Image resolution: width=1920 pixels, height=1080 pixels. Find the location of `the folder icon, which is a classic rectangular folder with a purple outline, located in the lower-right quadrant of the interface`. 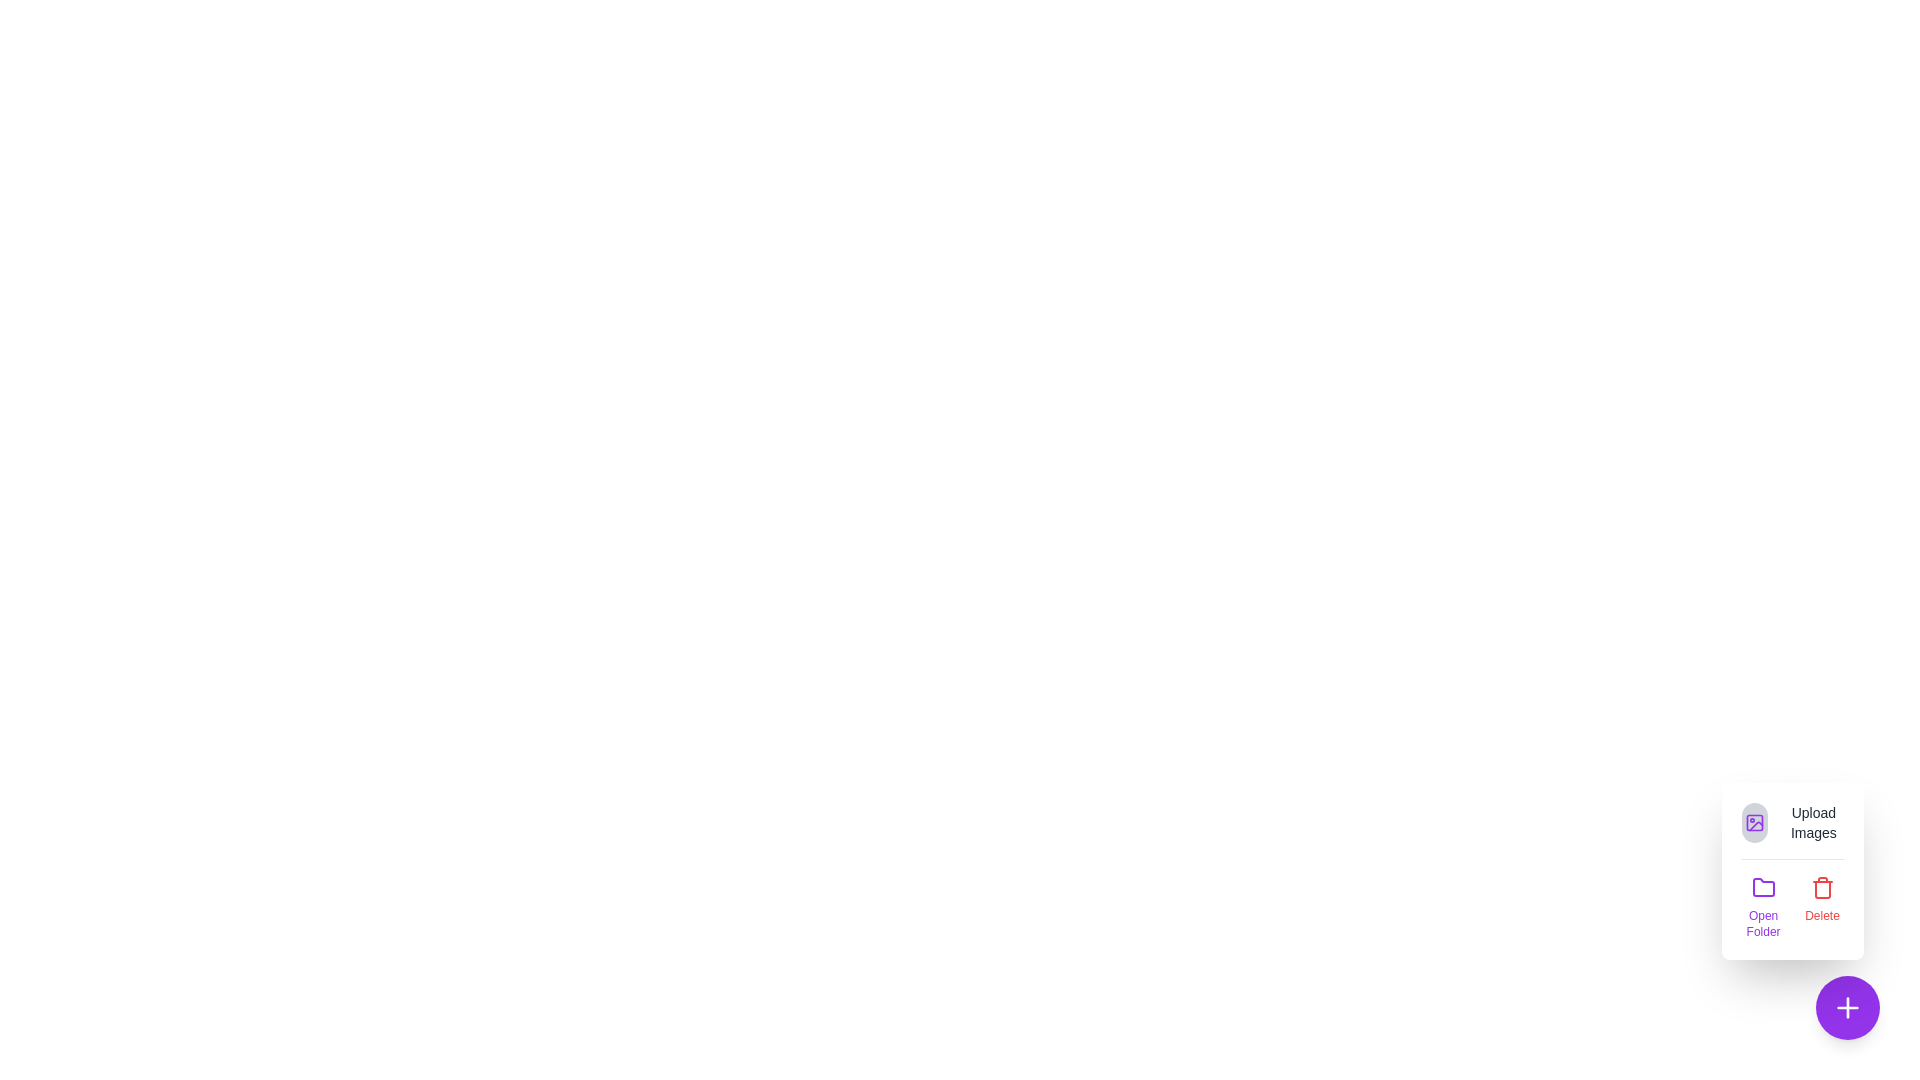

the folder icon, which is a classic rectangular folder with a purple outline, located in the lower-right quadrant of the interface is located at coordinates (1763, 886).